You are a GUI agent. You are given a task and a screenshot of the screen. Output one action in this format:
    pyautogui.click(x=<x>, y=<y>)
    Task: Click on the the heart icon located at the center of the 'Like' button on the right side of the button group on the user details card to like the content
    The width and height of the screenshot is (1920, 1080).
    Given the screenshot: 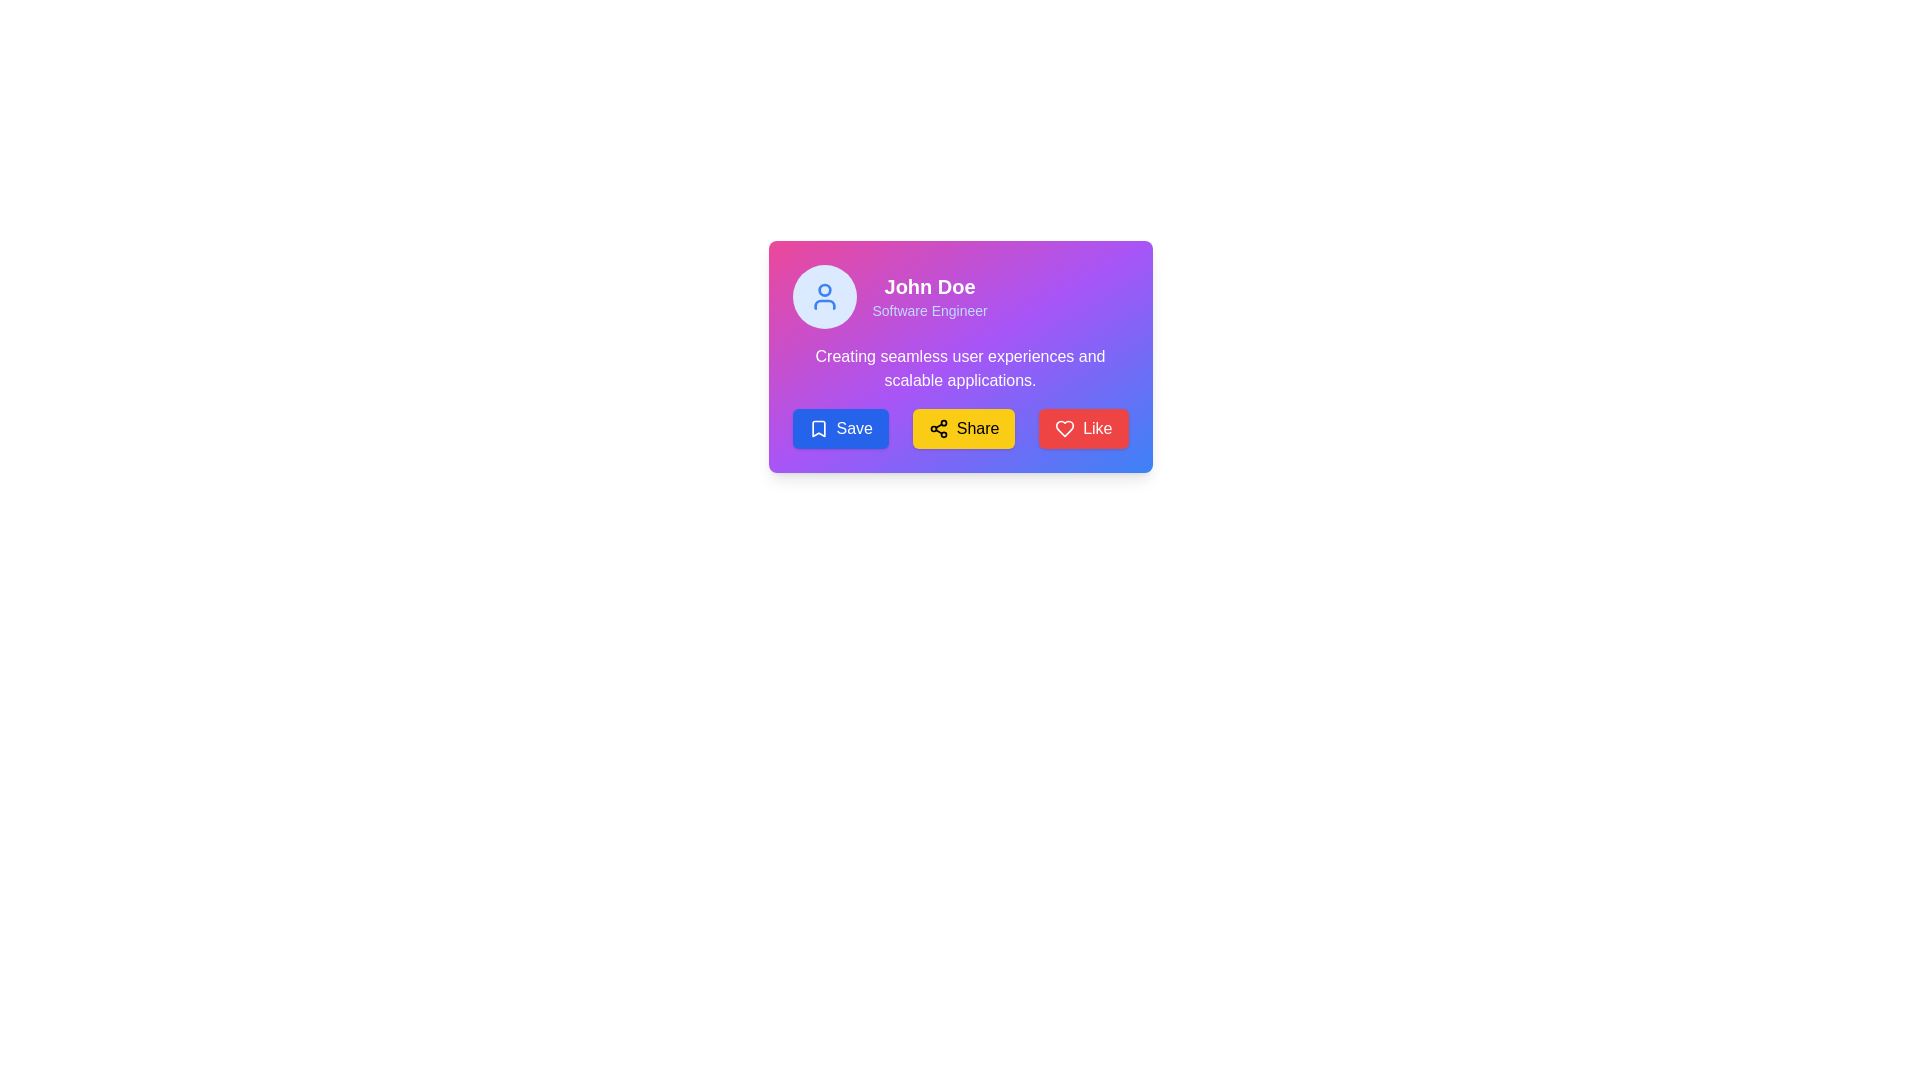 What is the action you would take?
    pyautogui.click(x=1064, y=427)
    